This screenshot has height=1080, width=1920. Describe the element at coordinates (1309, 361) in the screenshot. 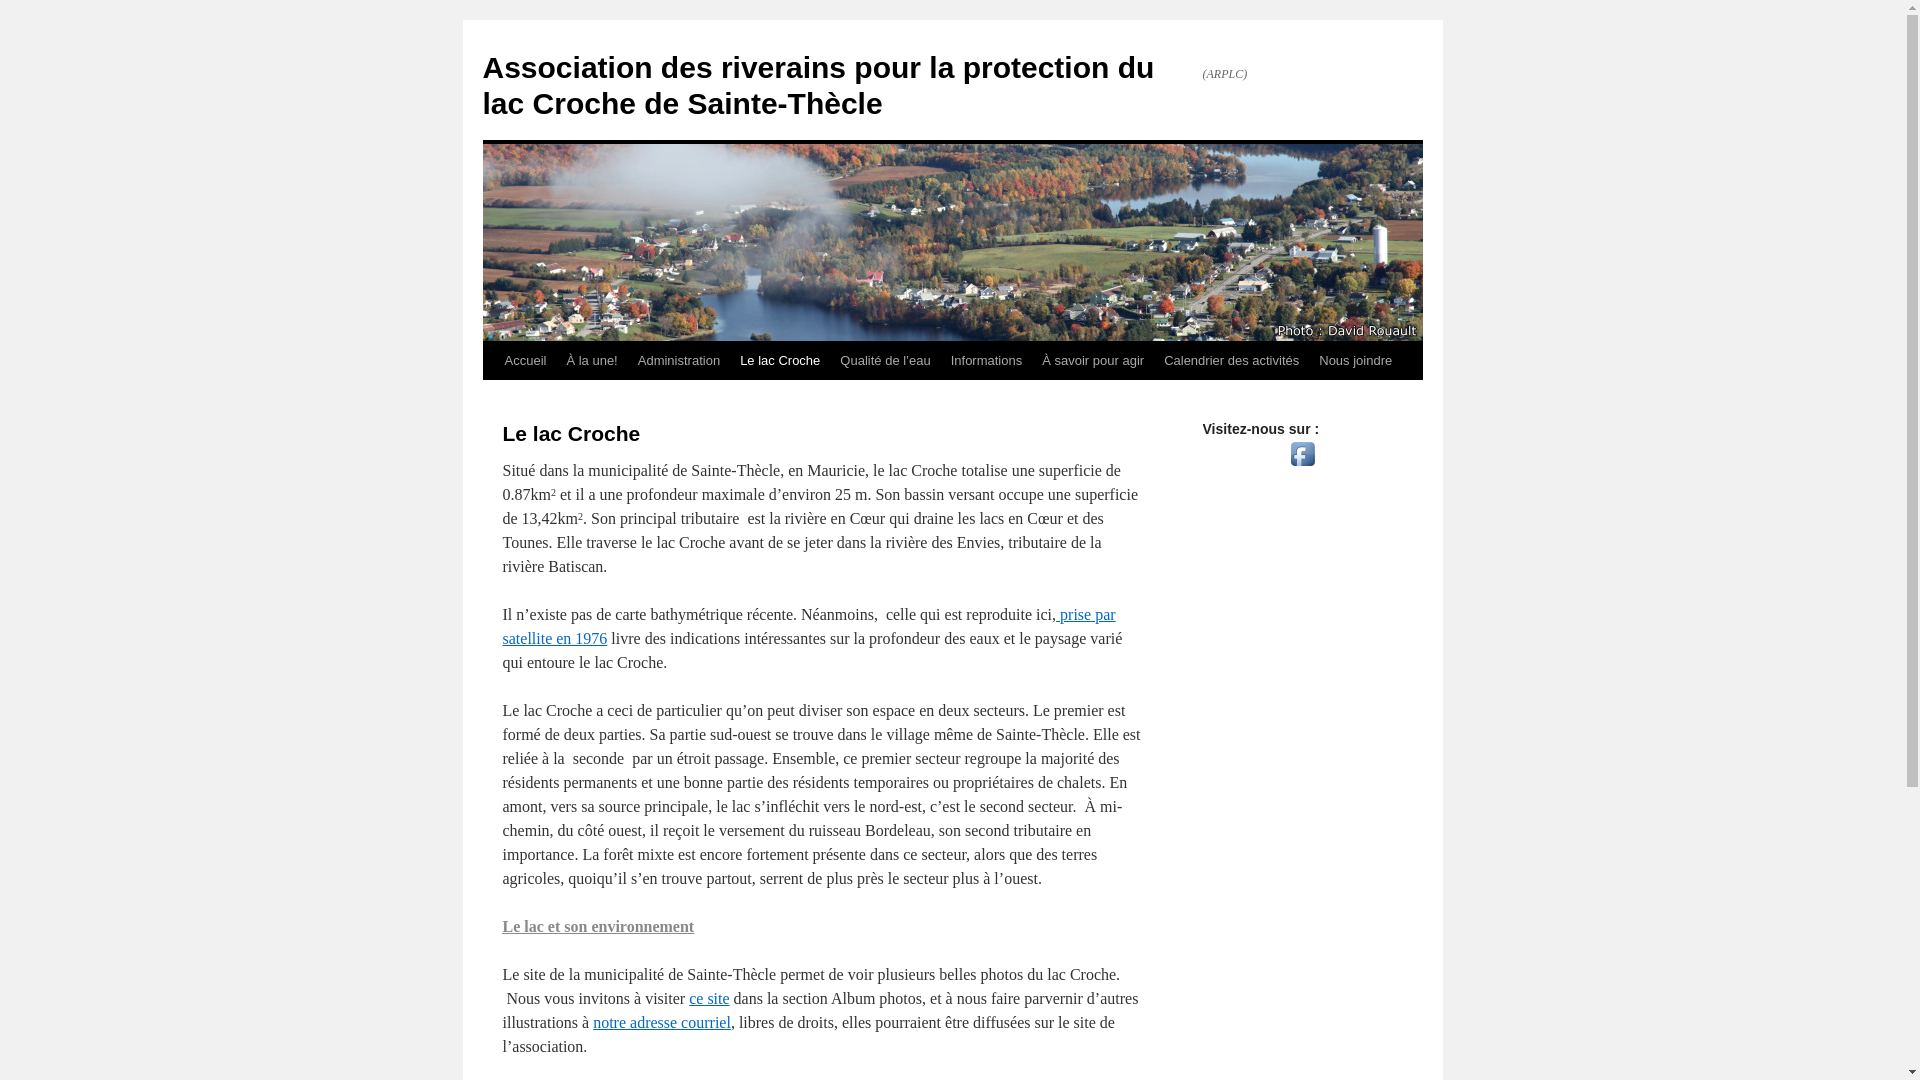

I see `'Nous joindre'` at that location.